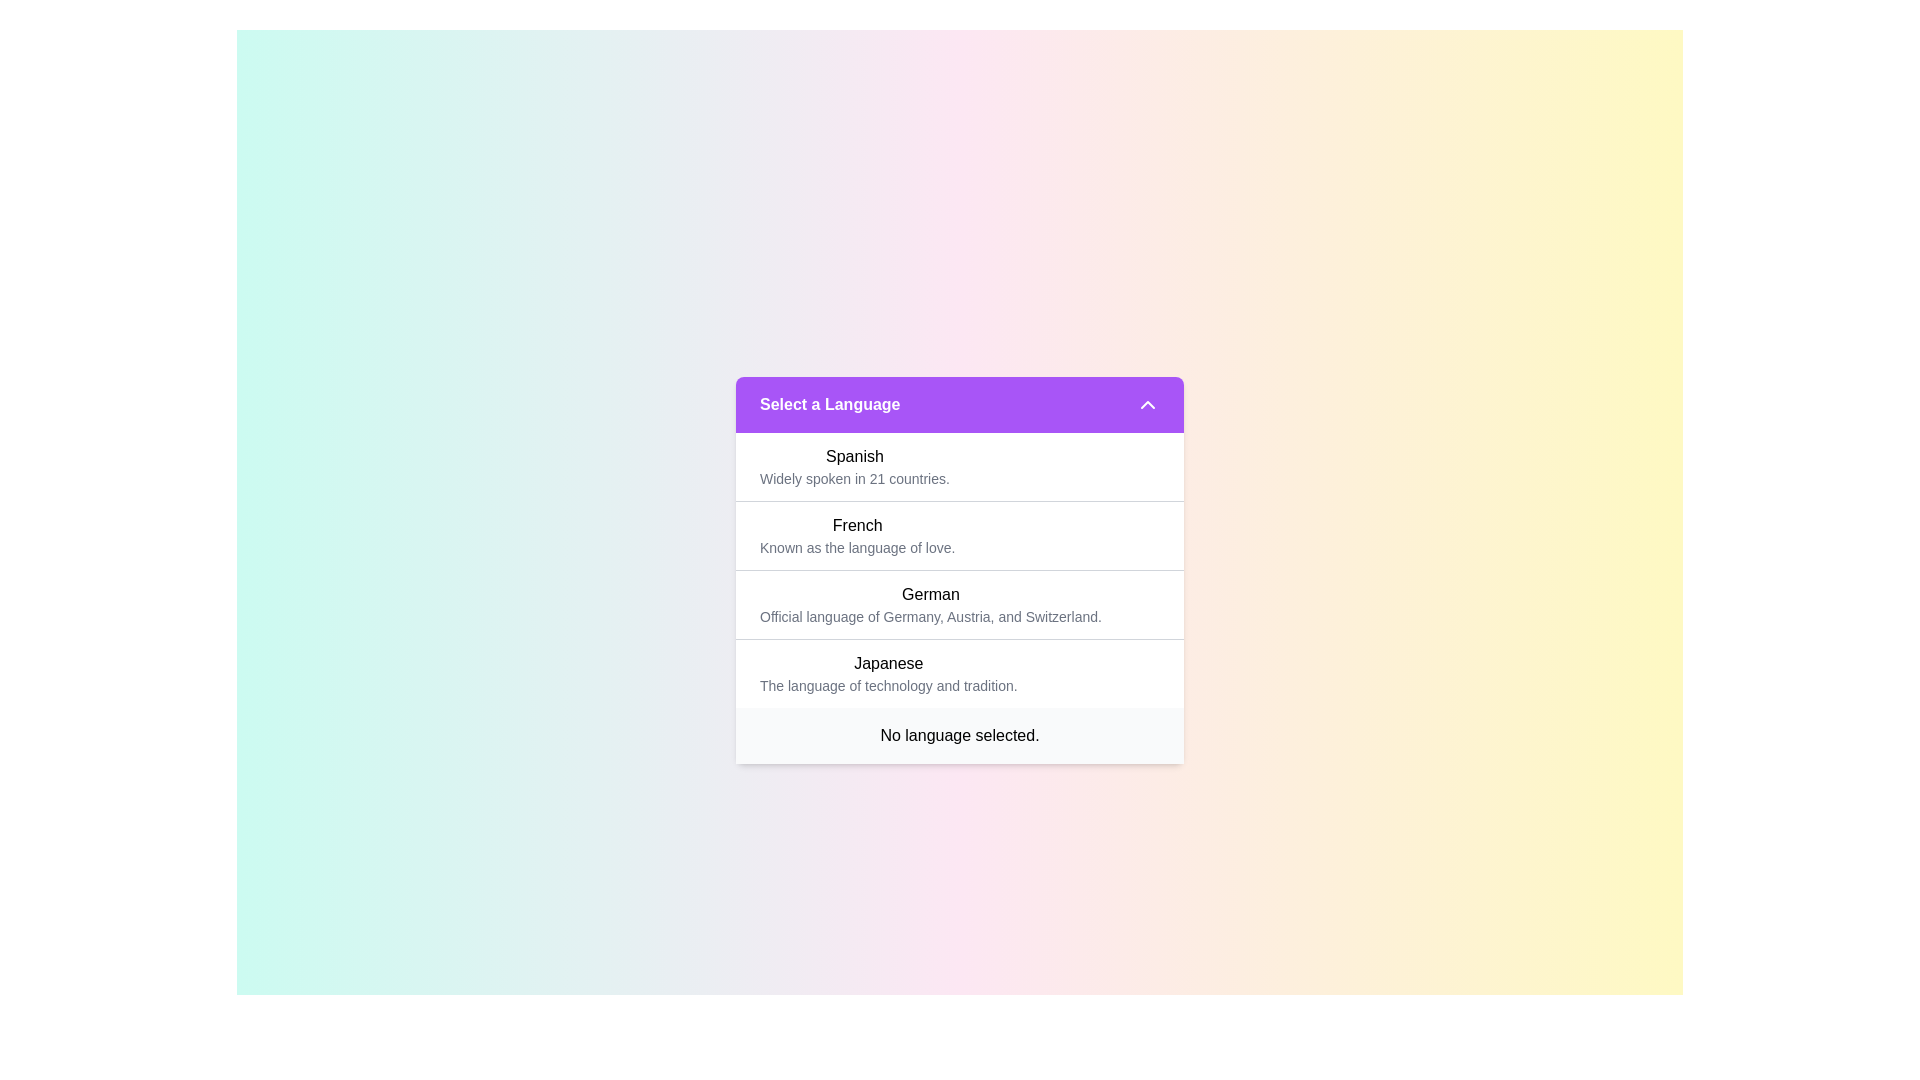  What do you see at coordinates (1147, 404) in the screenshot?
I see `the Chevron icon located on the right-hand side of the 'Select a Language' section in the header with a purple background` at bounding box center [1147, 404].